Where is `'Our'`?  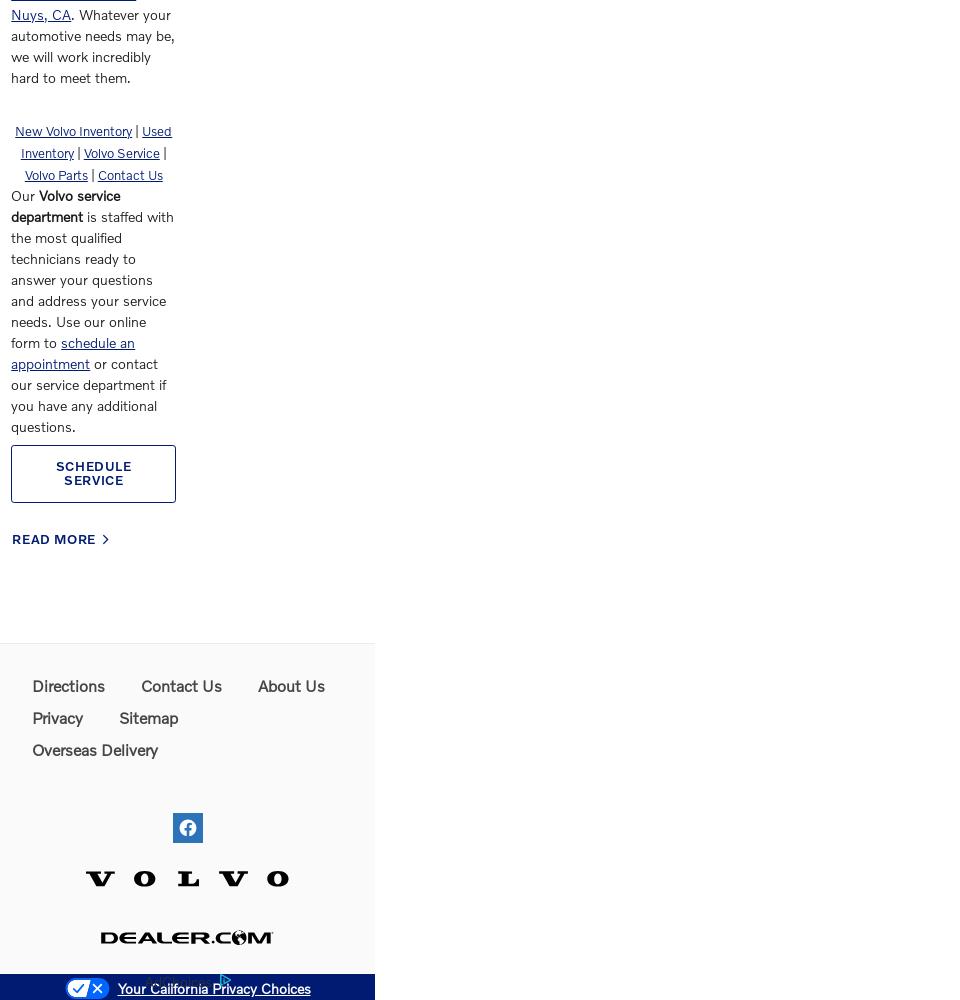 'Our' is located at coordinates (10, 194).